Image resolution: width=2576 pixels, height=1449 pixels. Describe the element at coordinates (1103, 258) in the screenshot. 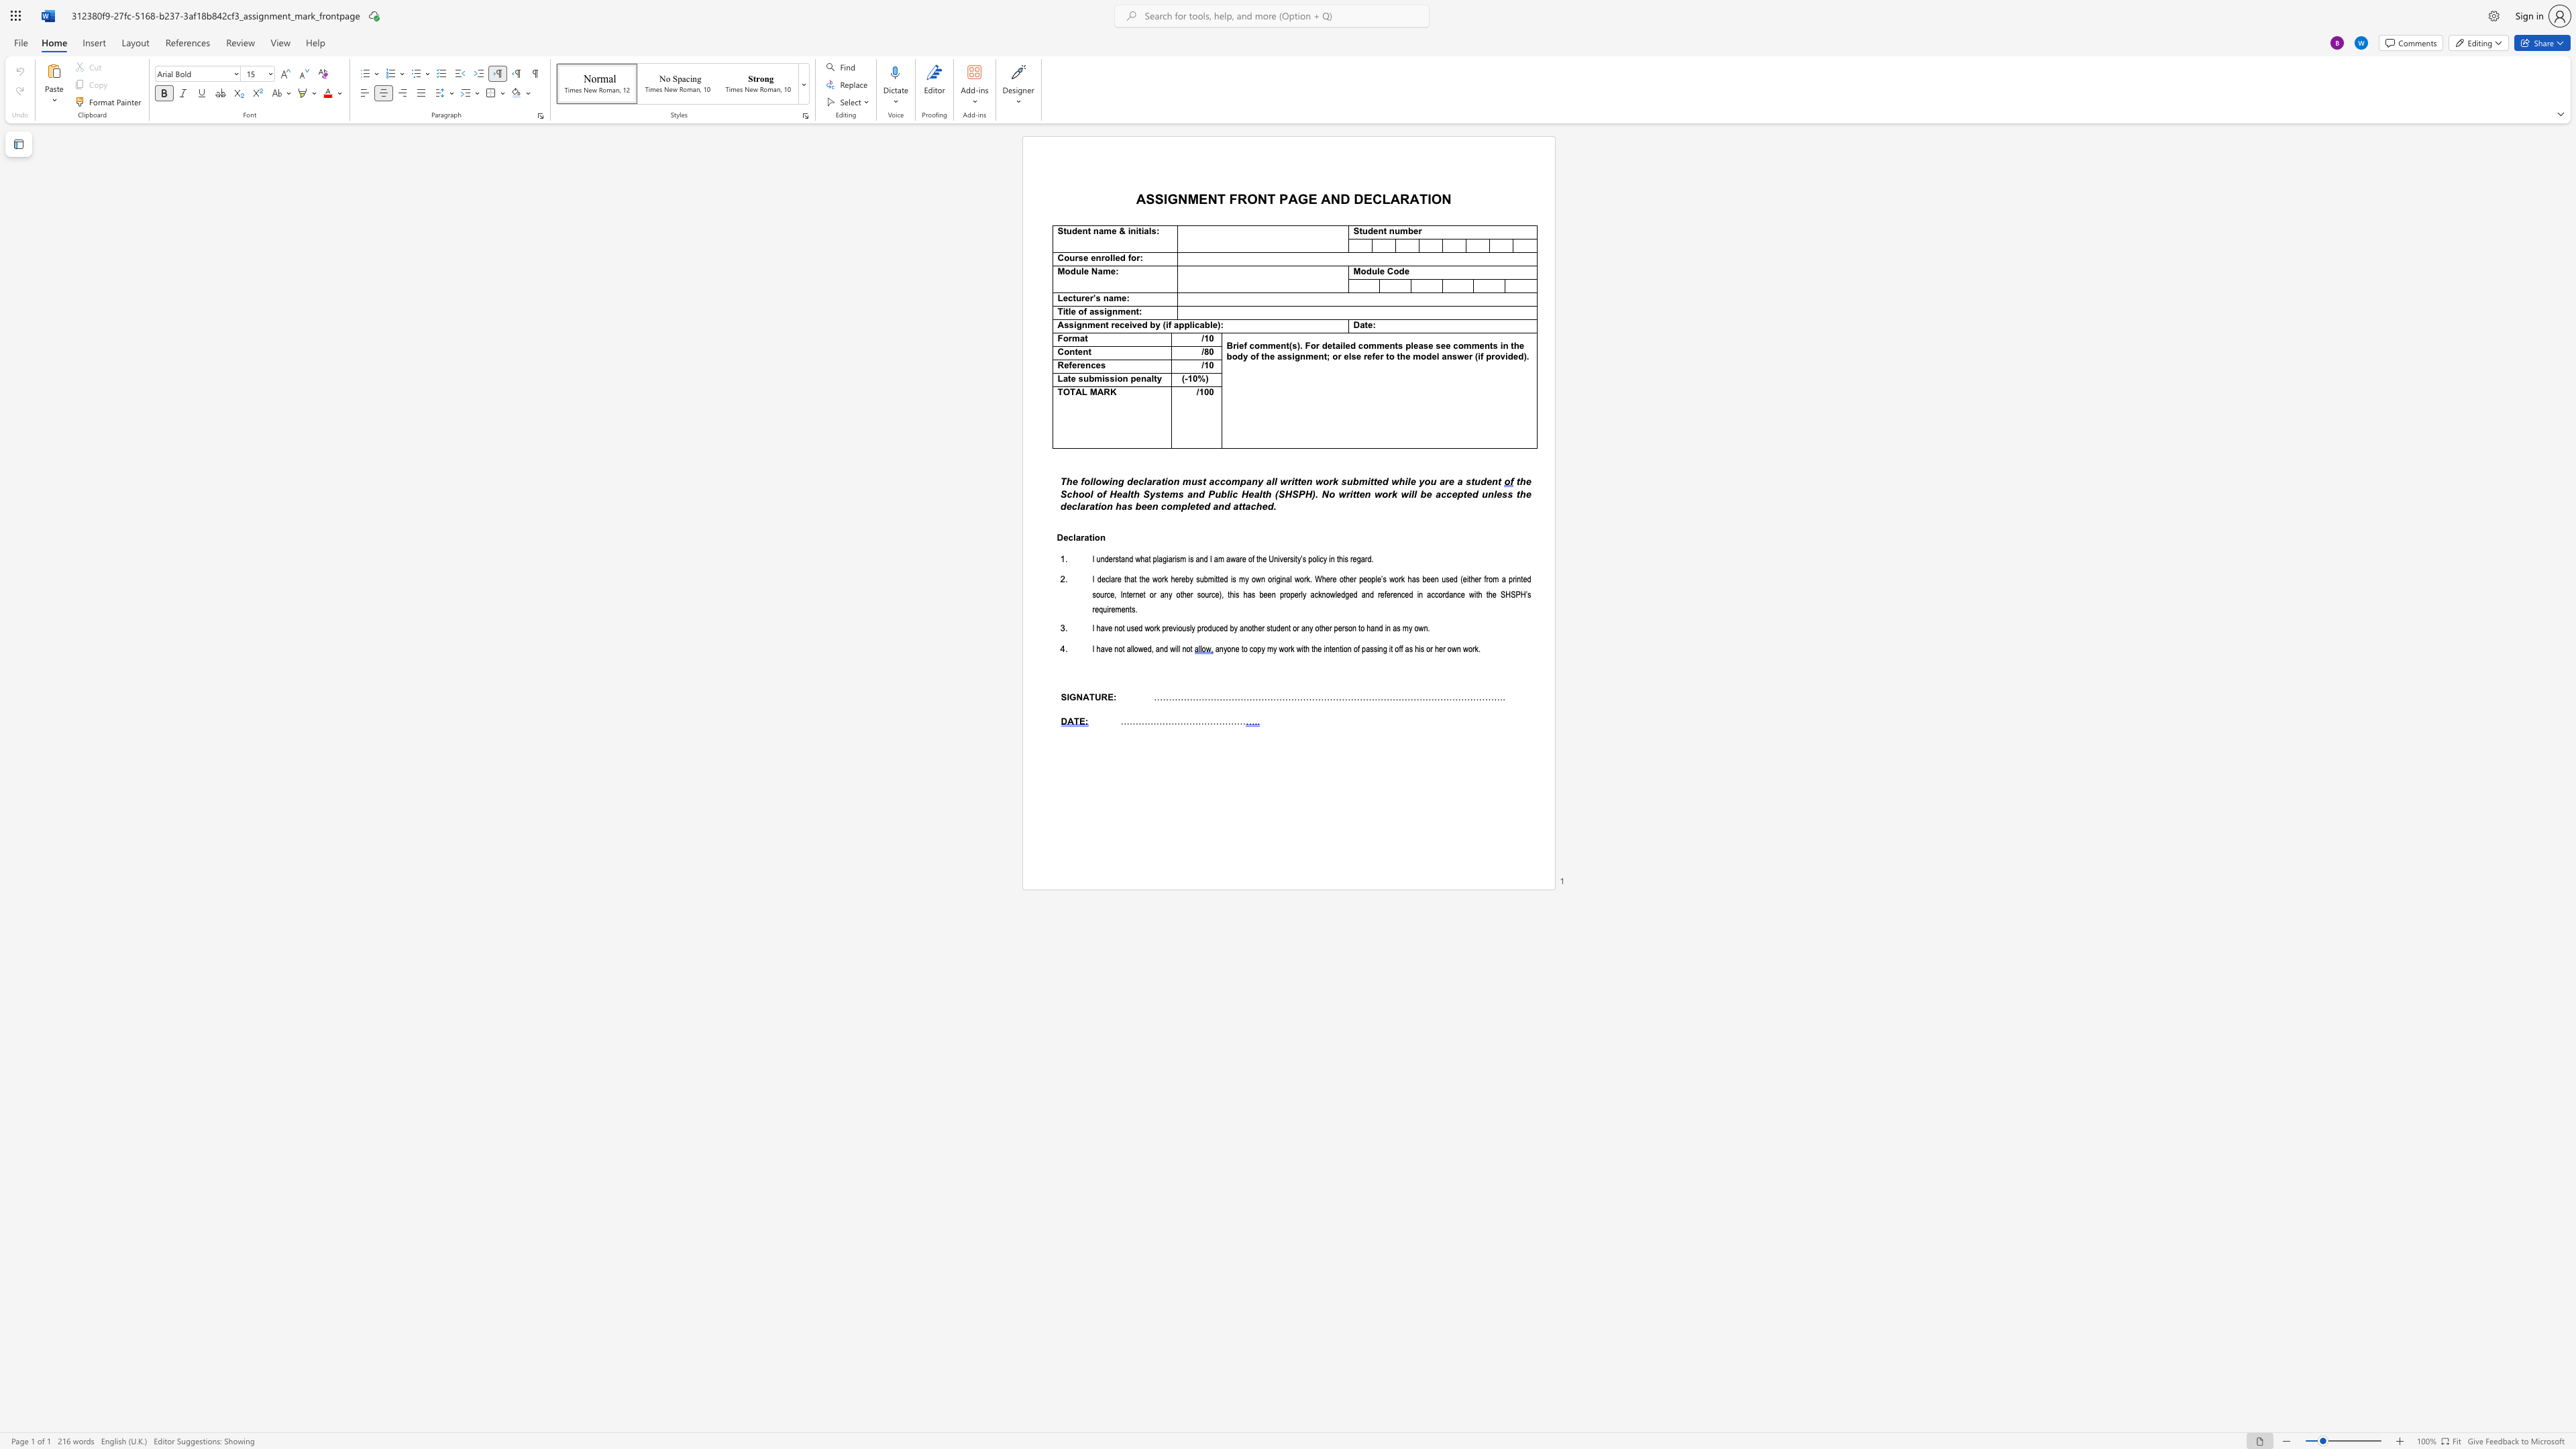

I see `the 2th character "r" in the text` at that location.